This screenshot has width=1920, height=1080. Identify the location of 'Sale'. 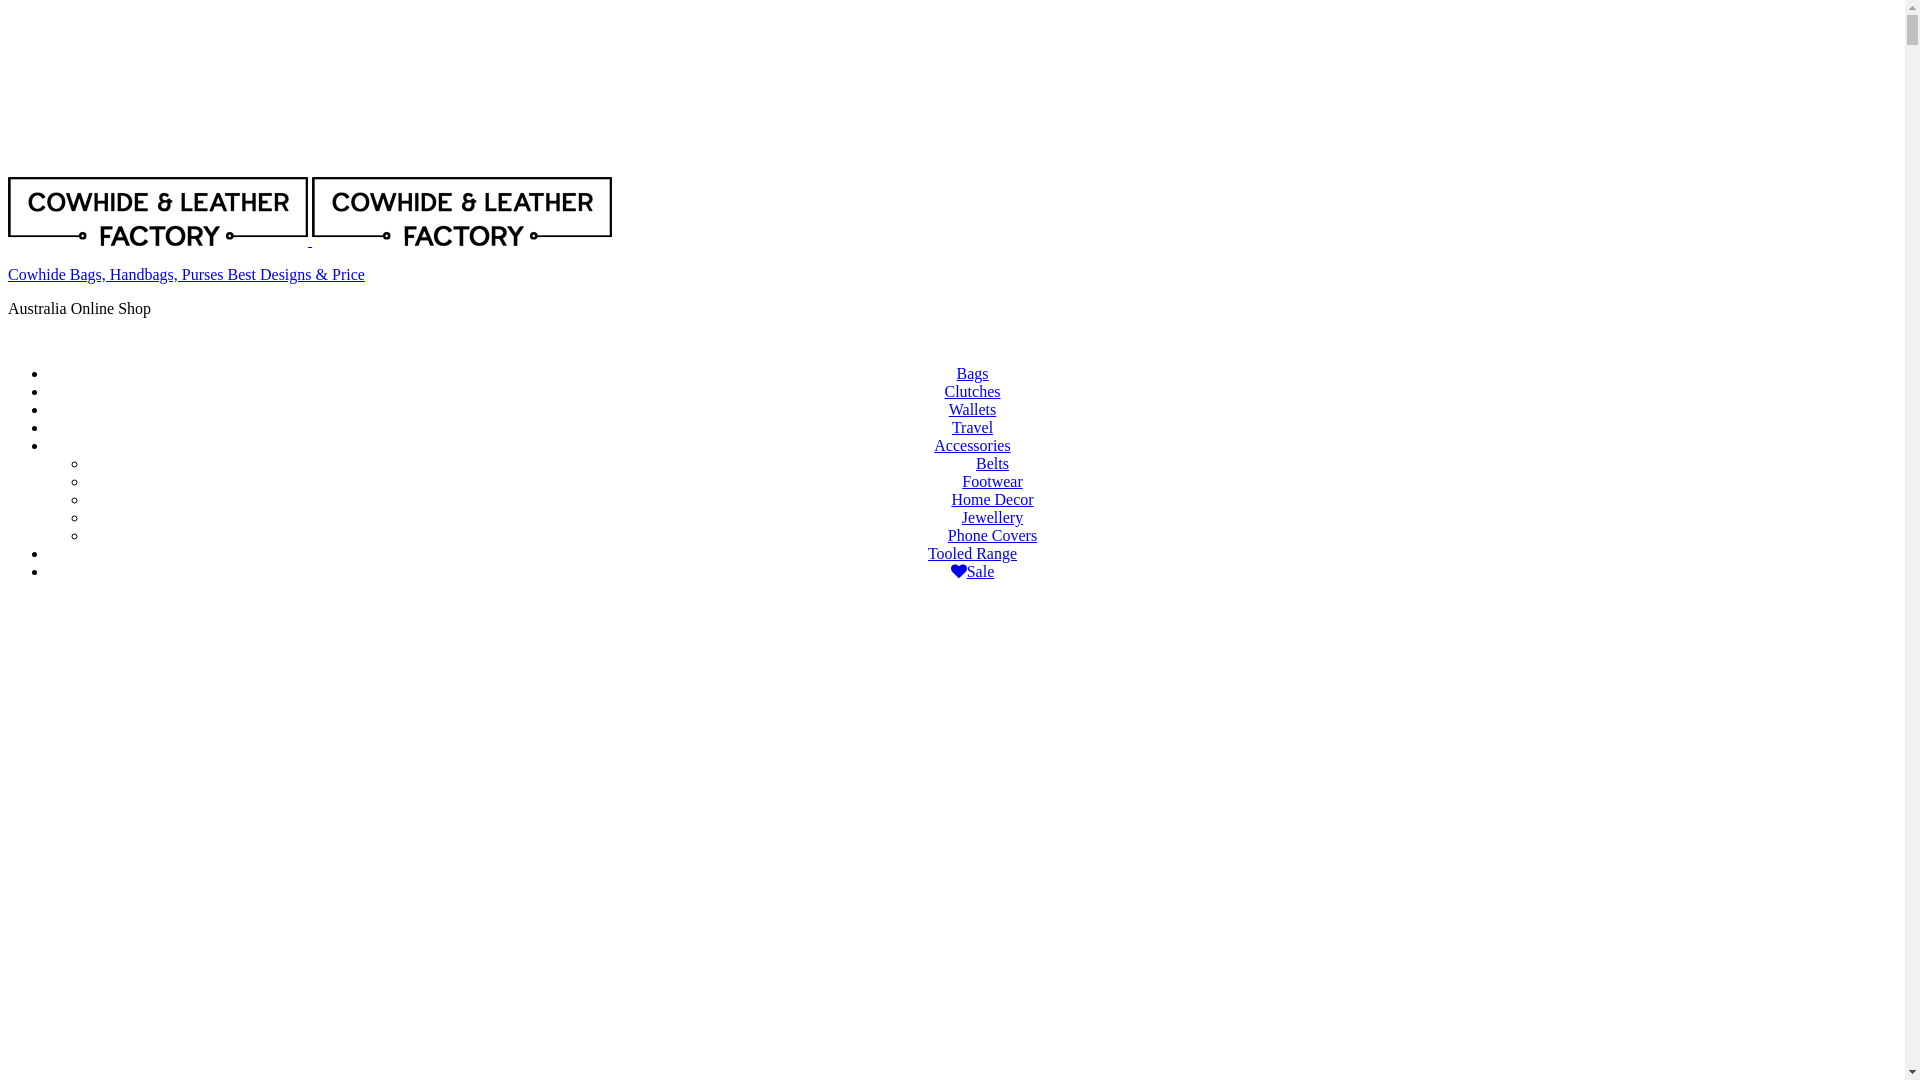
(973, 571).